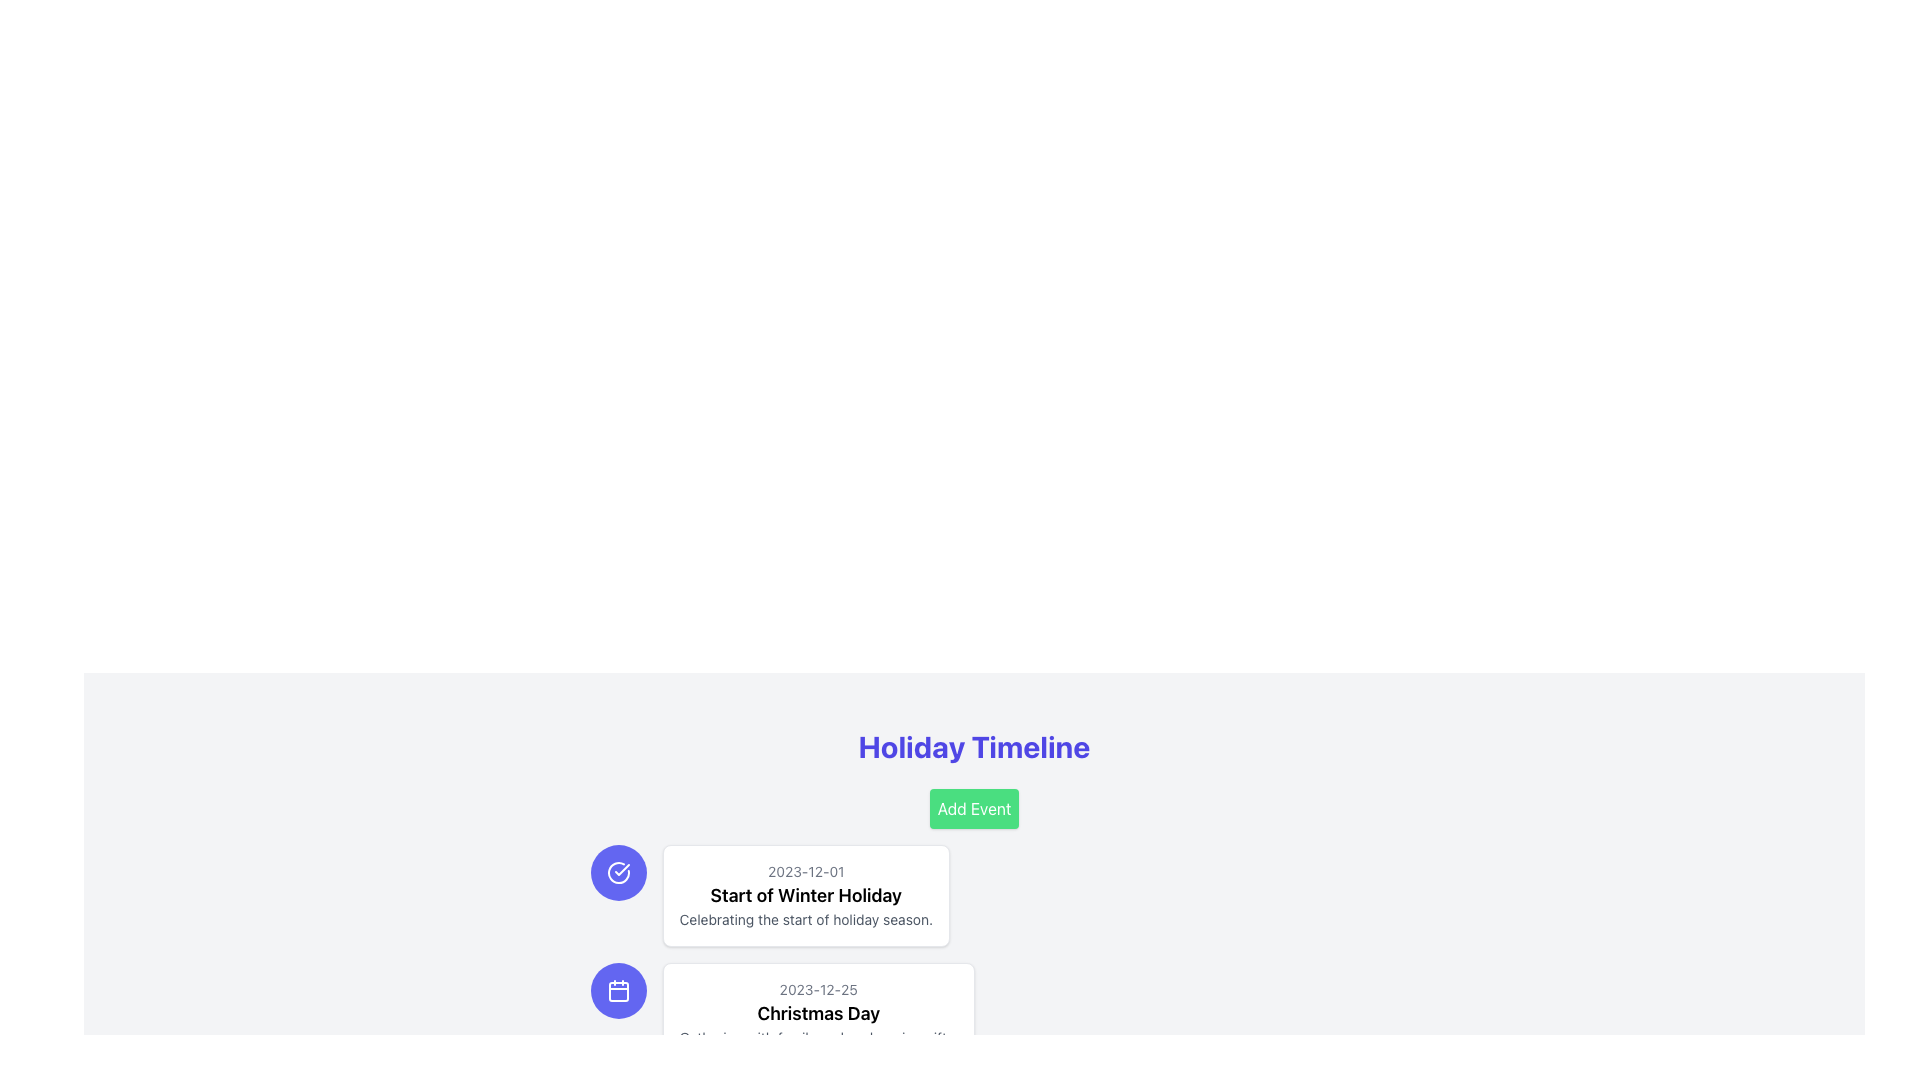 This screenshot has width=1920, height=1080. Describe the element at coordinates (621, 869) in the screenshot. I see `the check mark icon, which is a minimalistic design with a thin stroke housed within a circular component located at the top left area near the calendar entries` at that location.